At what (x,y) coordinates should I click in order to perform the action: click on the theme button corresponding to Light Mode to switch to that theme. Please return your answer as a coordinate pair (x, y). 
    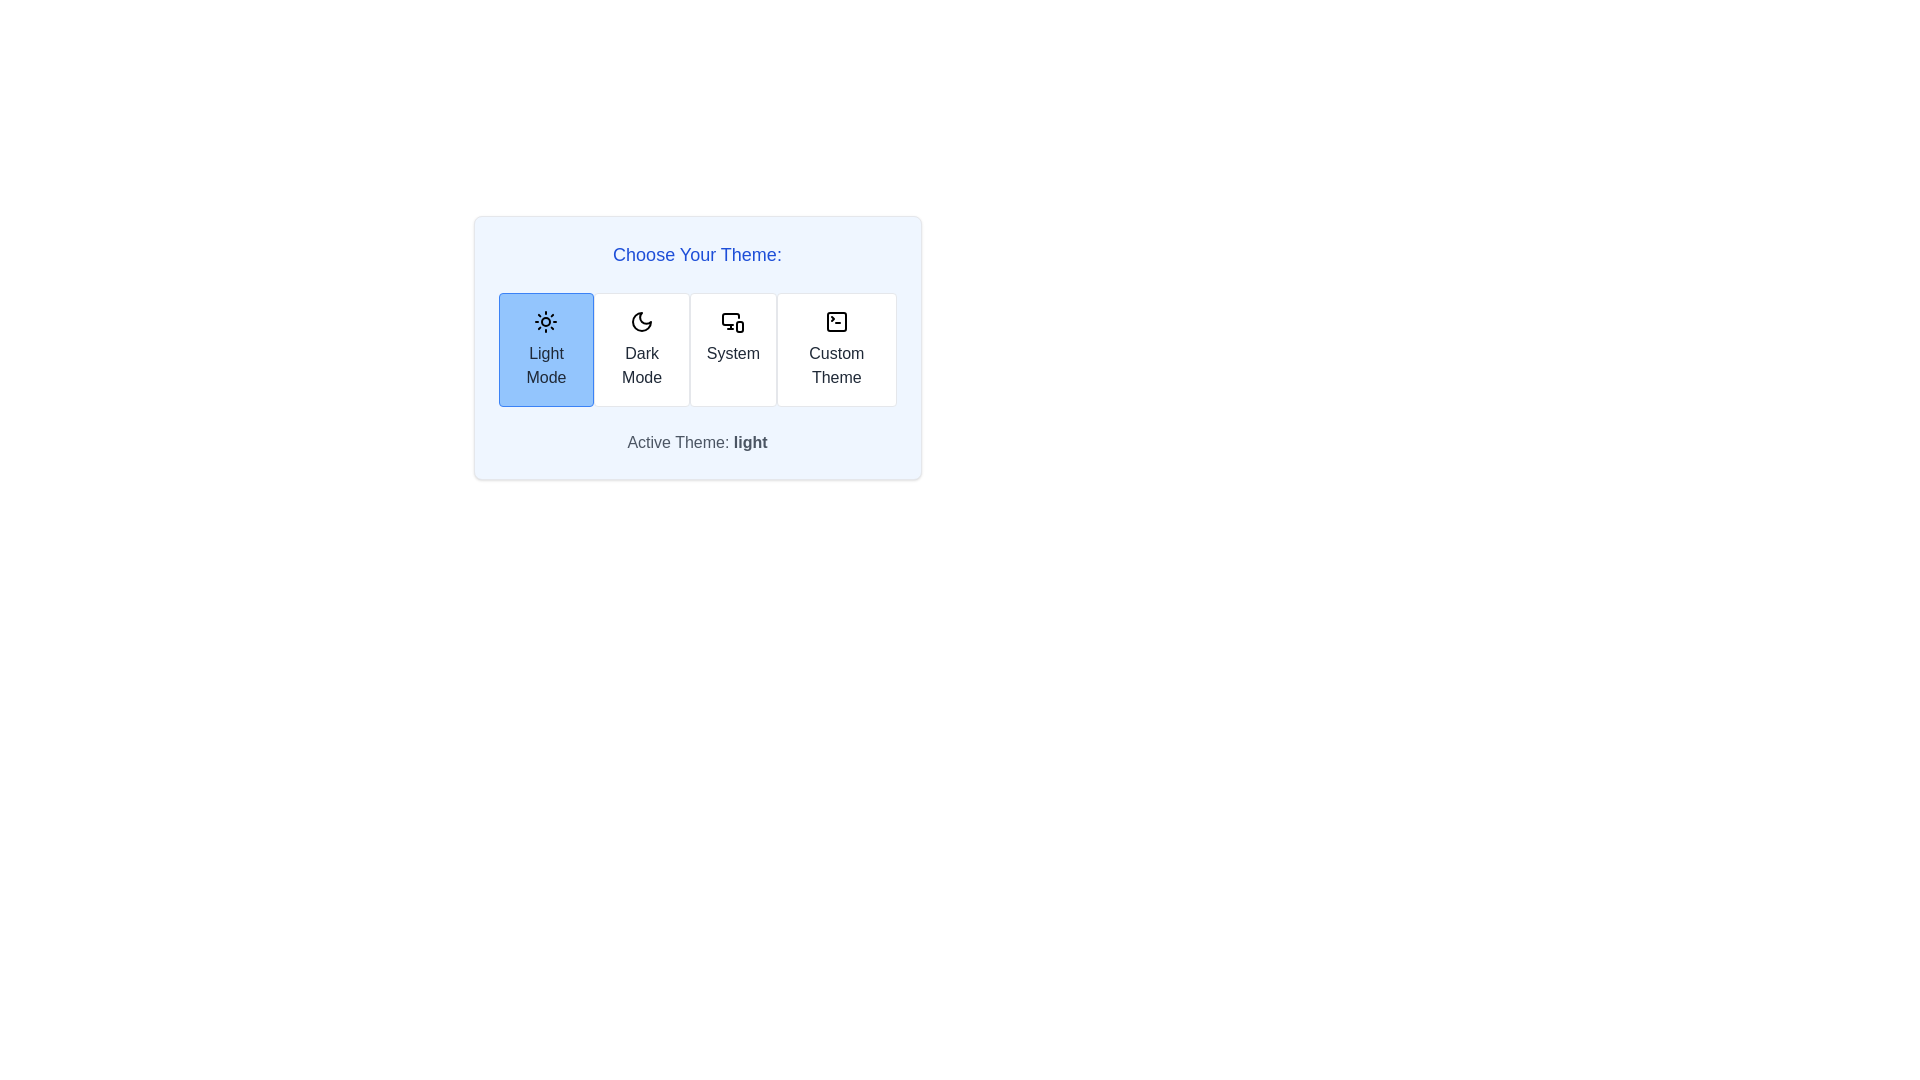
    Looking at the image, I should click on (546, 349).